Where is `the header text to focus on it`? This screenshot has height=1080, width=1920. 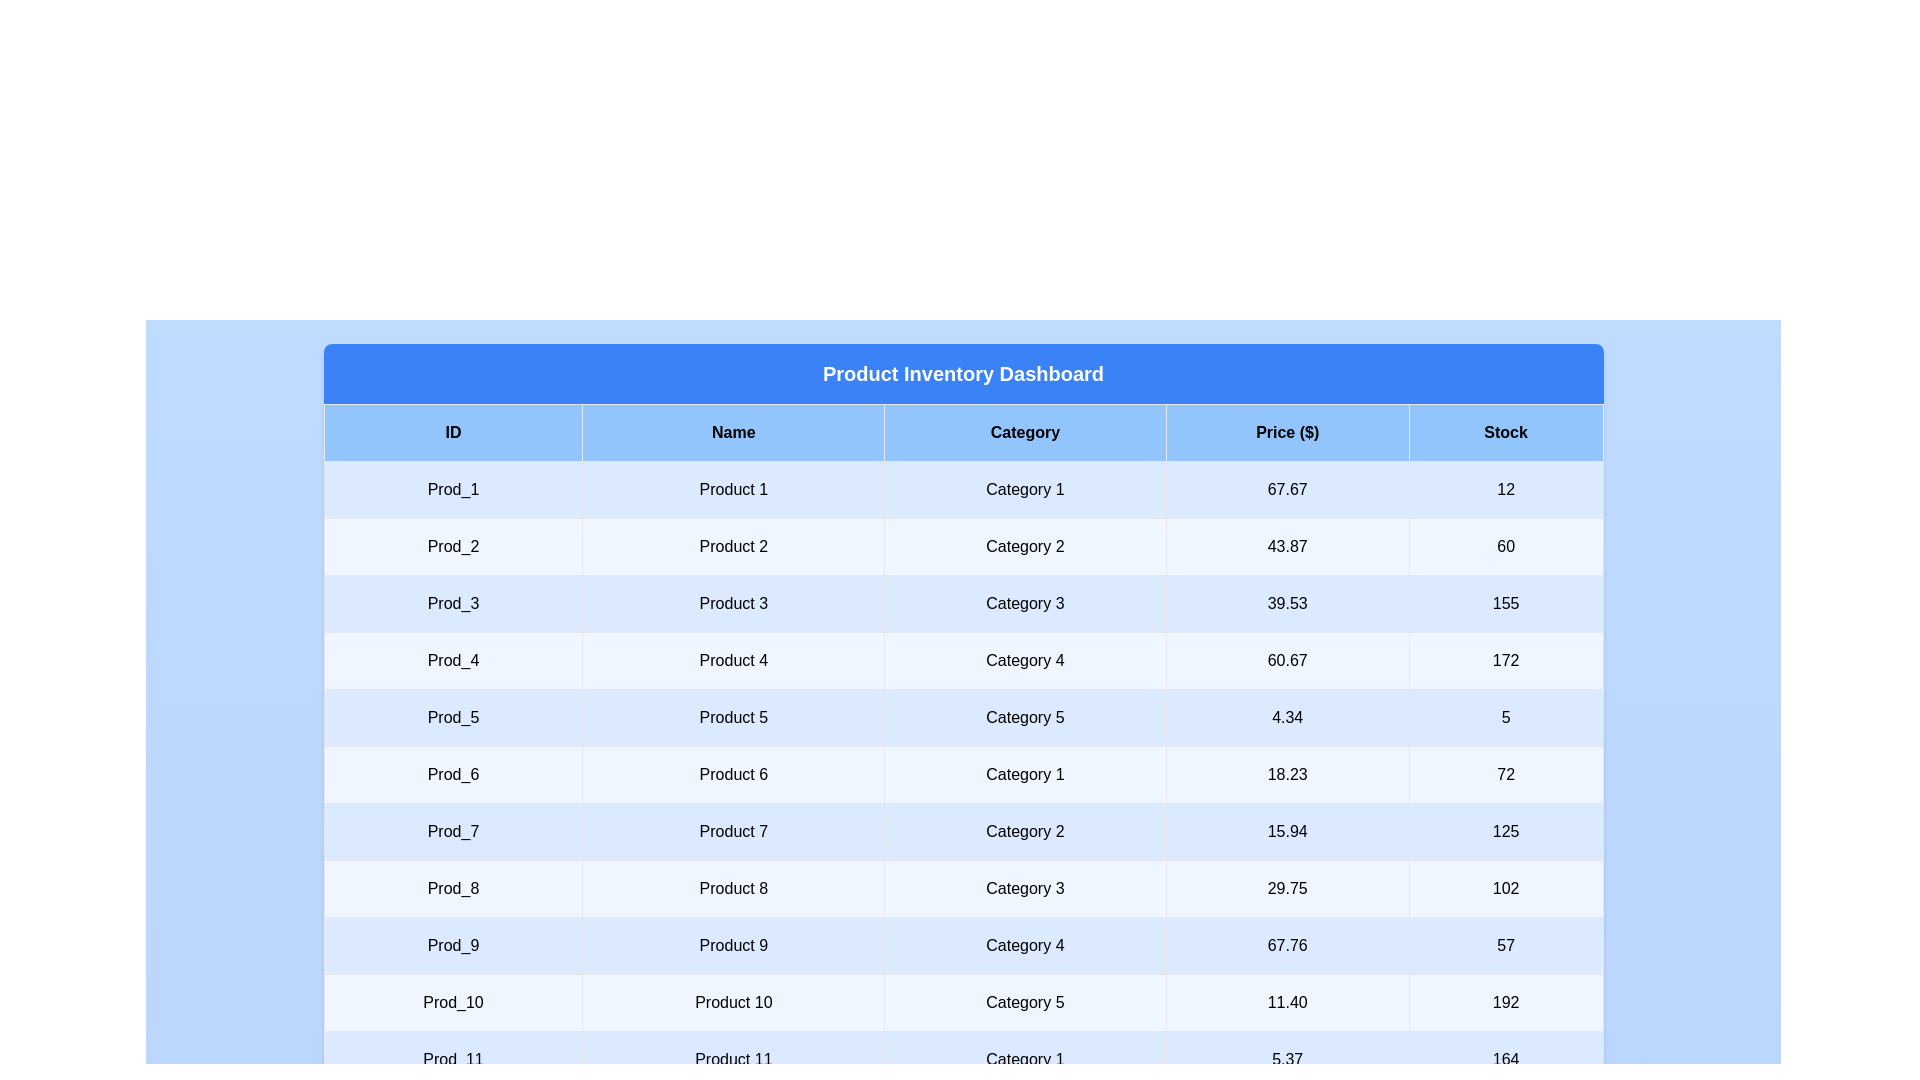
the header text to focus on it is located at coordinates (963, 374).